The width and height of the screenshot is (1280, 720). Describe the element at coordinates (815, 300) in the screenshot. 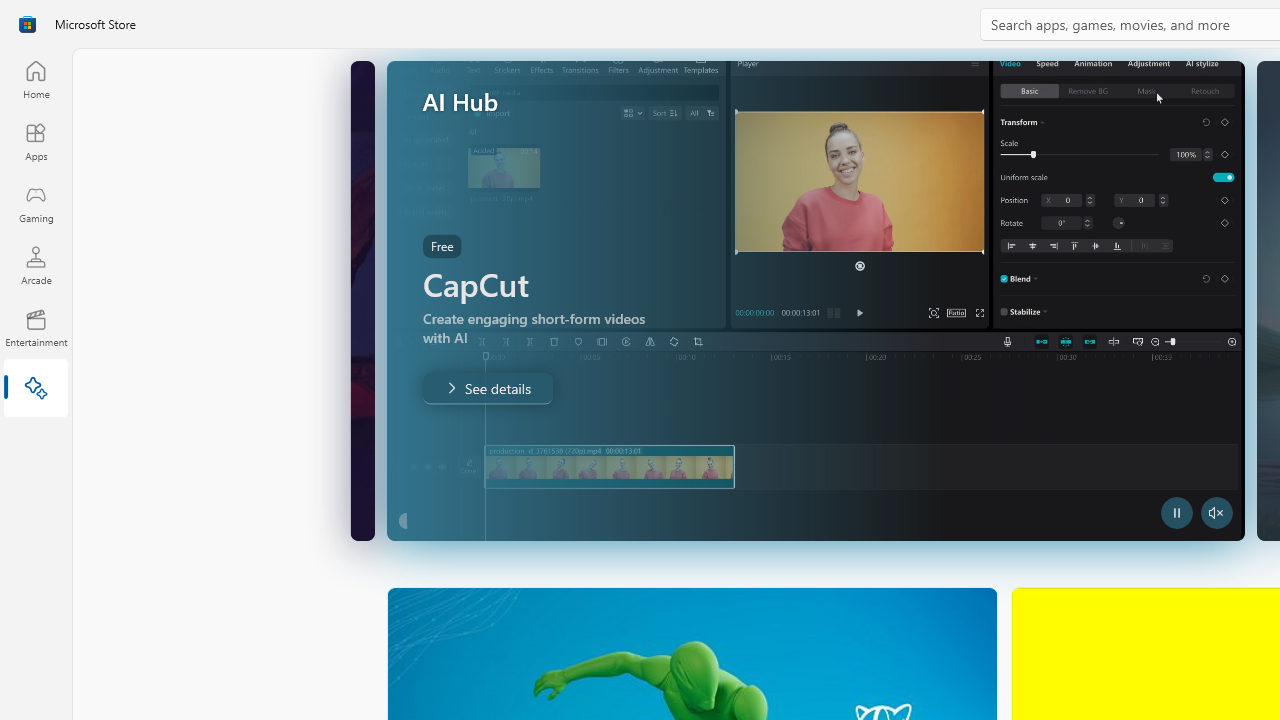

I see `'AutomationID: Image'` at that location.